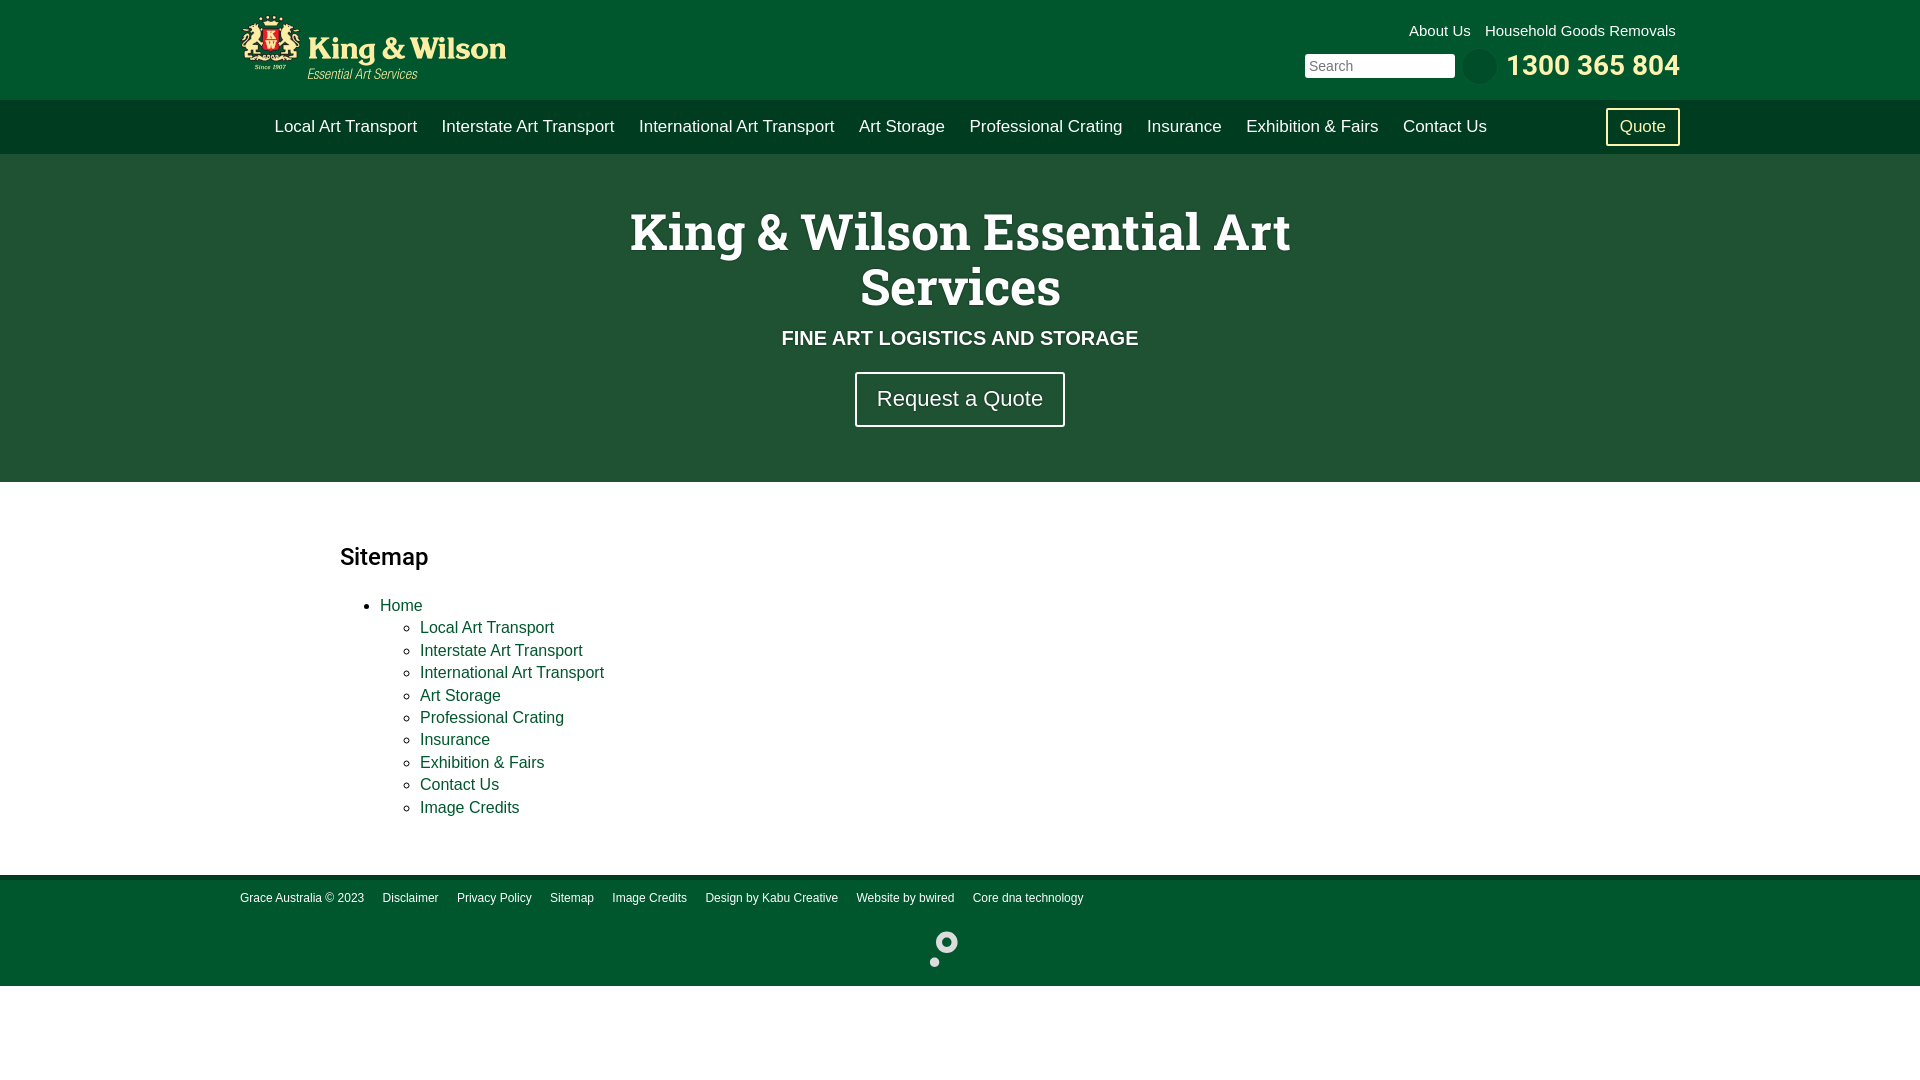 This screenshot has height=1080, width=1920. What do you see at coordinates (1642, 127) in the screenshot?
I see `'Quote'` at bounding box center [1642, 127].